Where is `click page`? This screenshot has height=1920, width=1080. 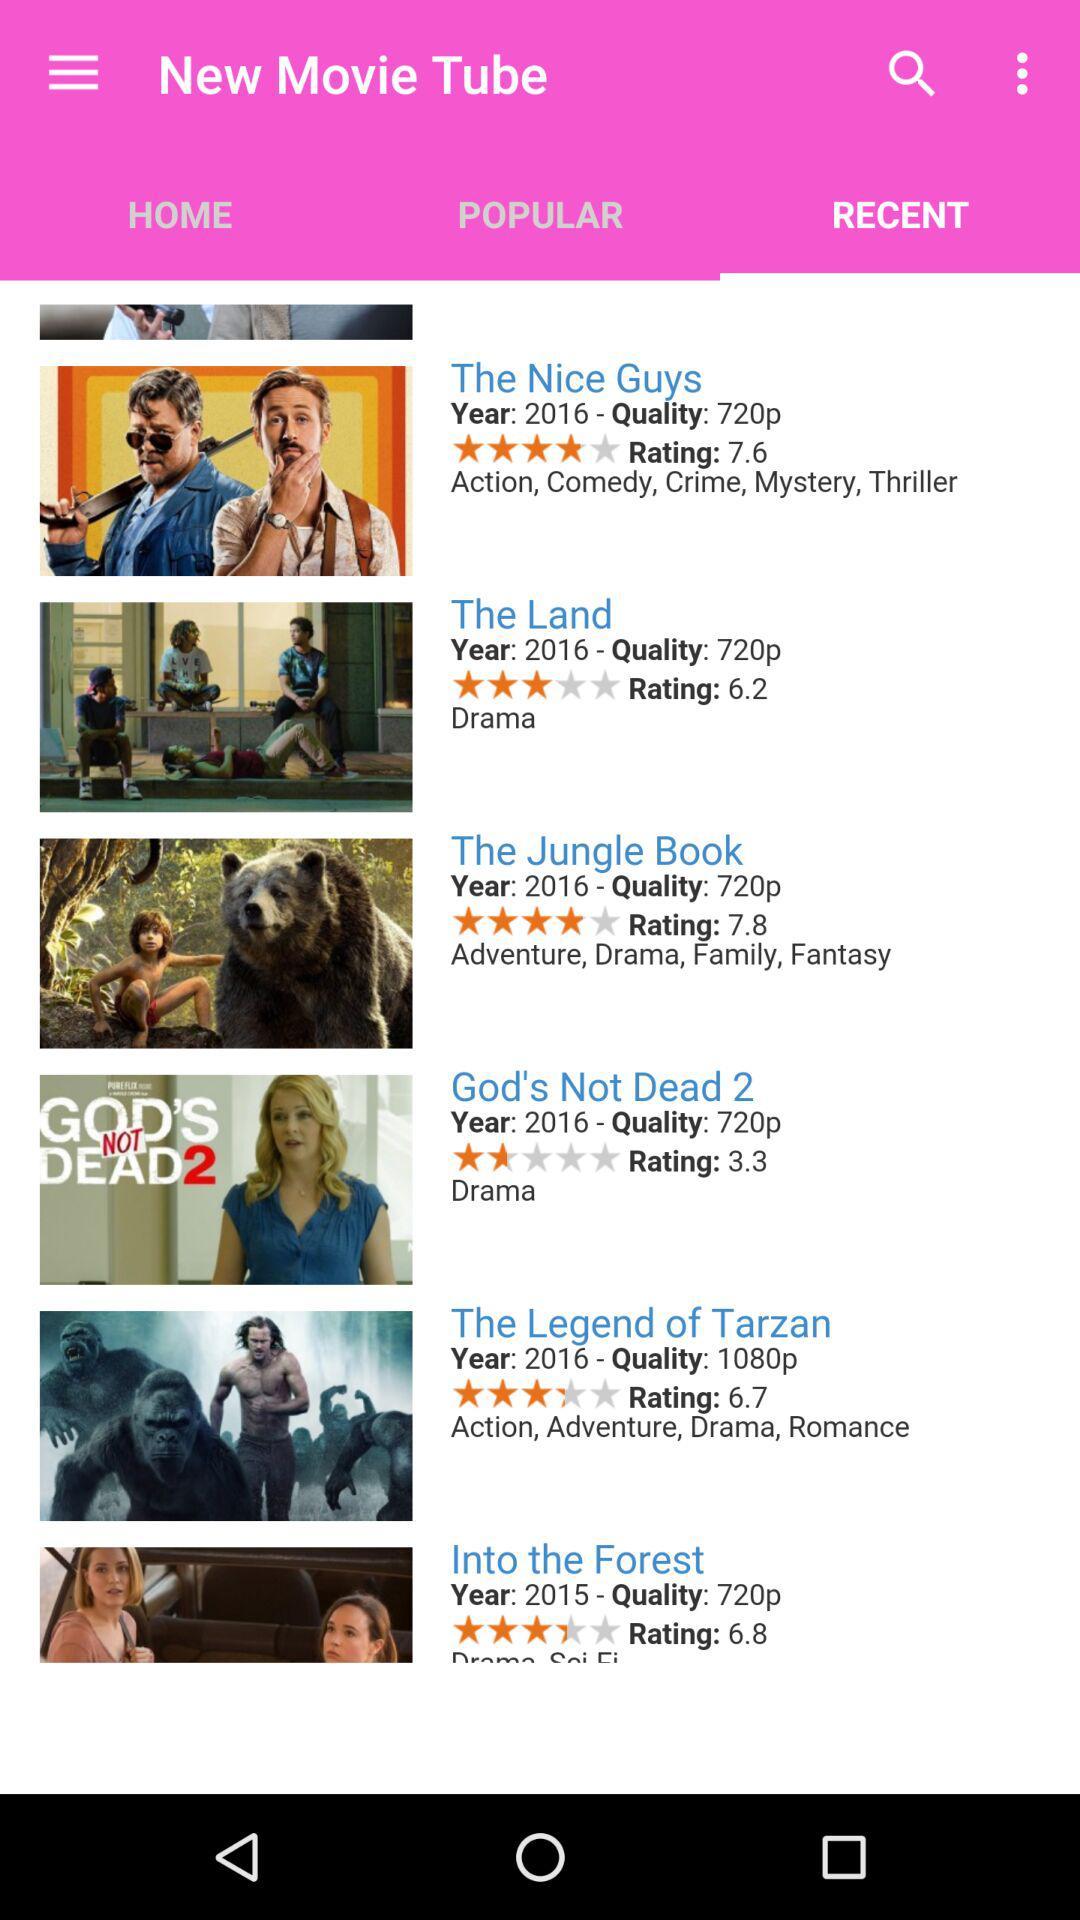 click page is located at coordinates (540, 970).